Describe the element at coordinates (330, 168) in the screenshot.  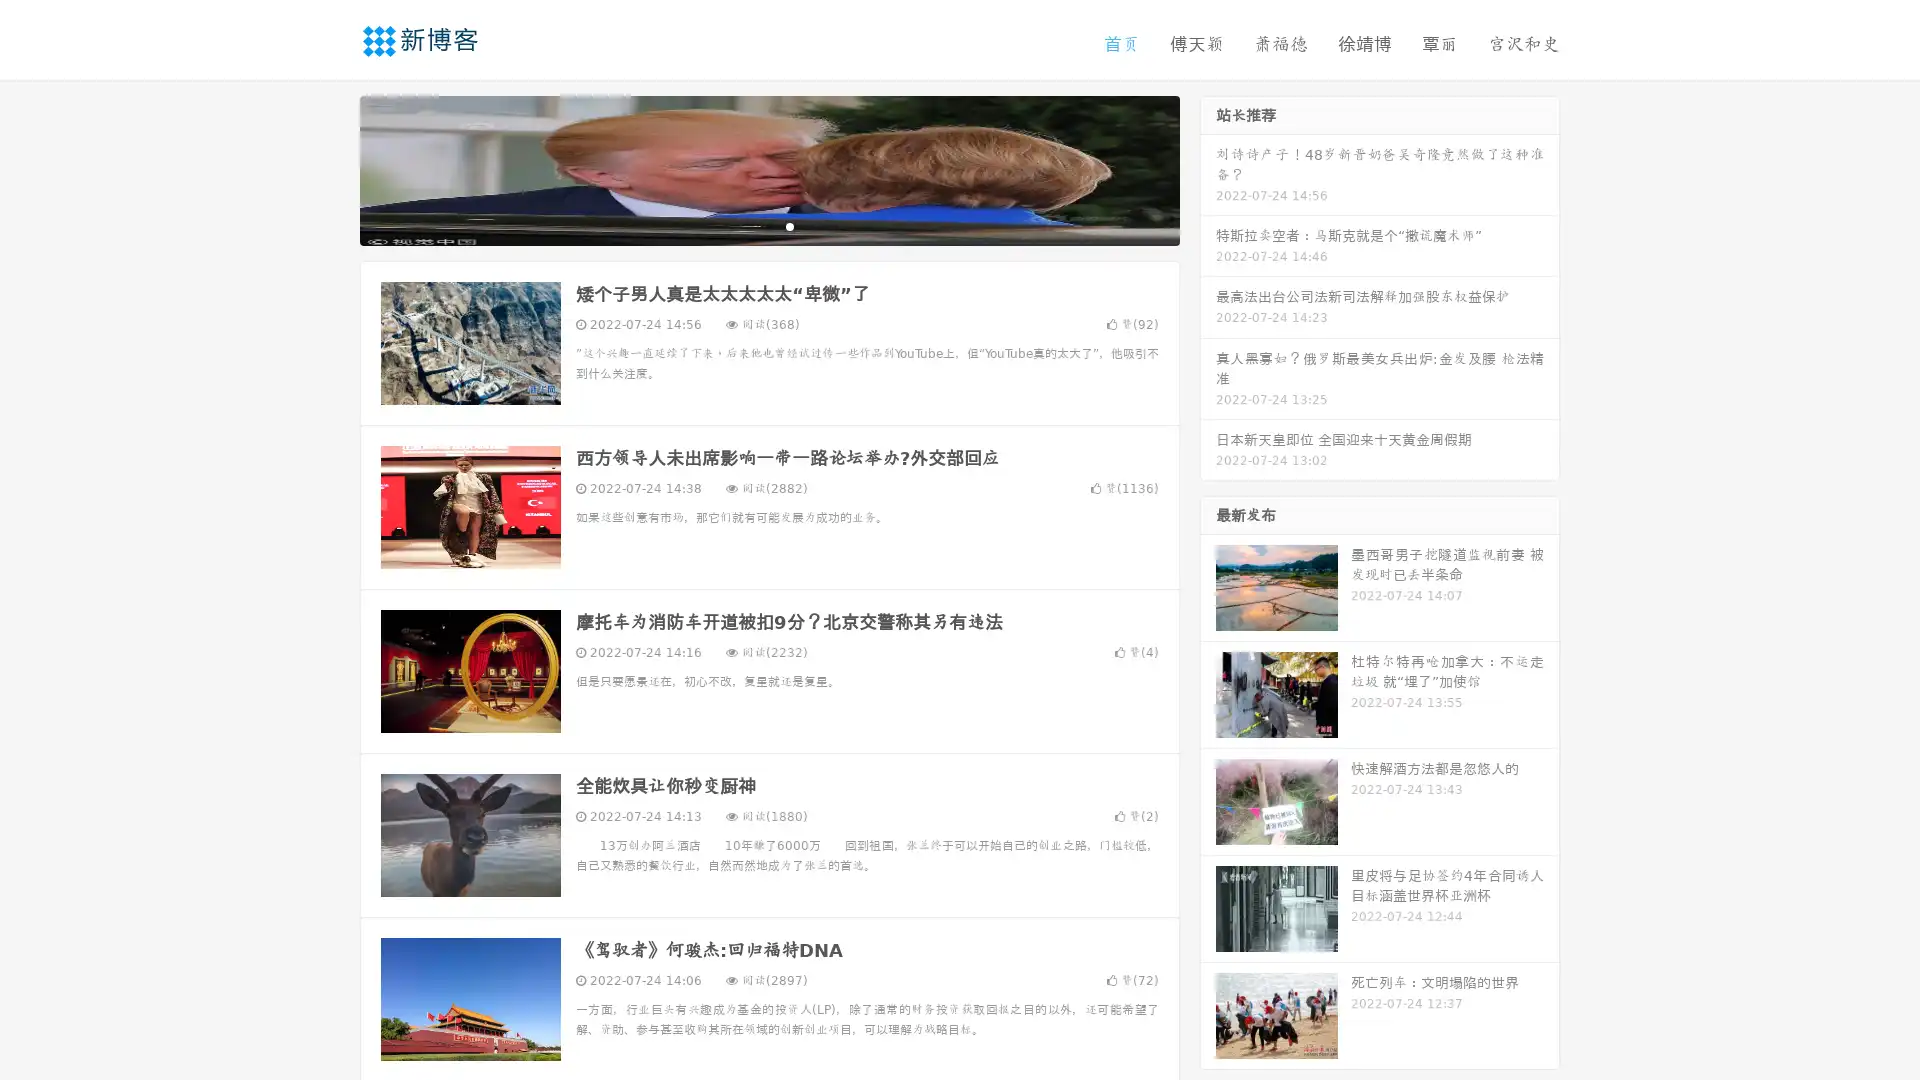
I see `Previous slide` at that location.